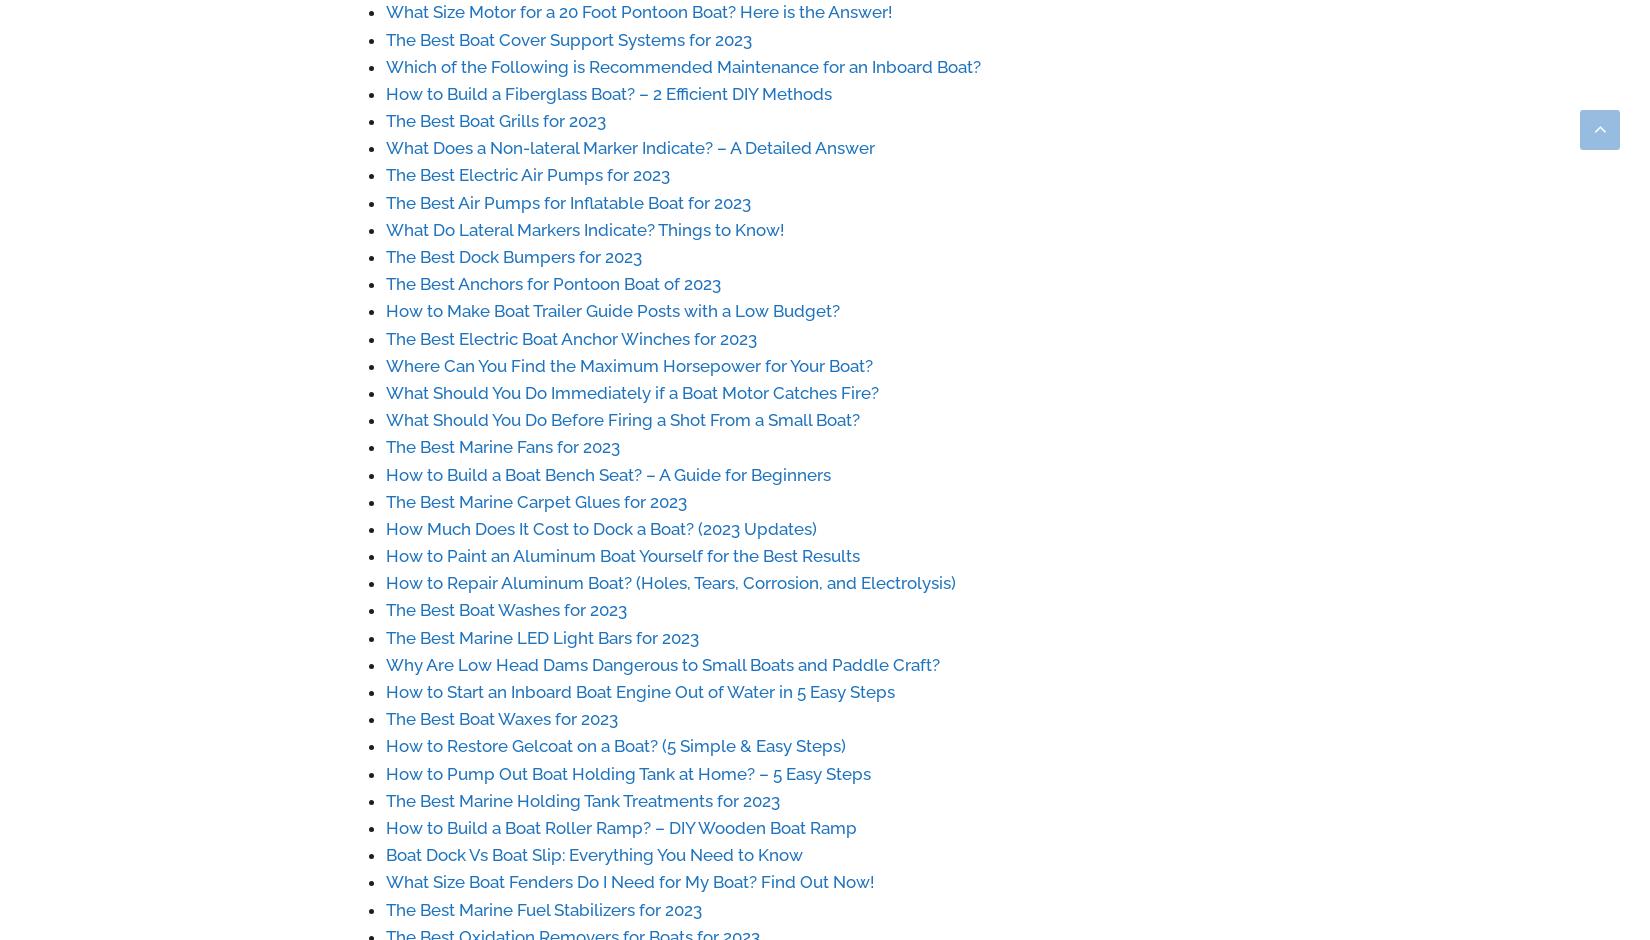  Describe the element at coordinates (581, 800) in the screenshot. I see `'The Best Marine Holding Tank Treatments for 2023'` at that location.